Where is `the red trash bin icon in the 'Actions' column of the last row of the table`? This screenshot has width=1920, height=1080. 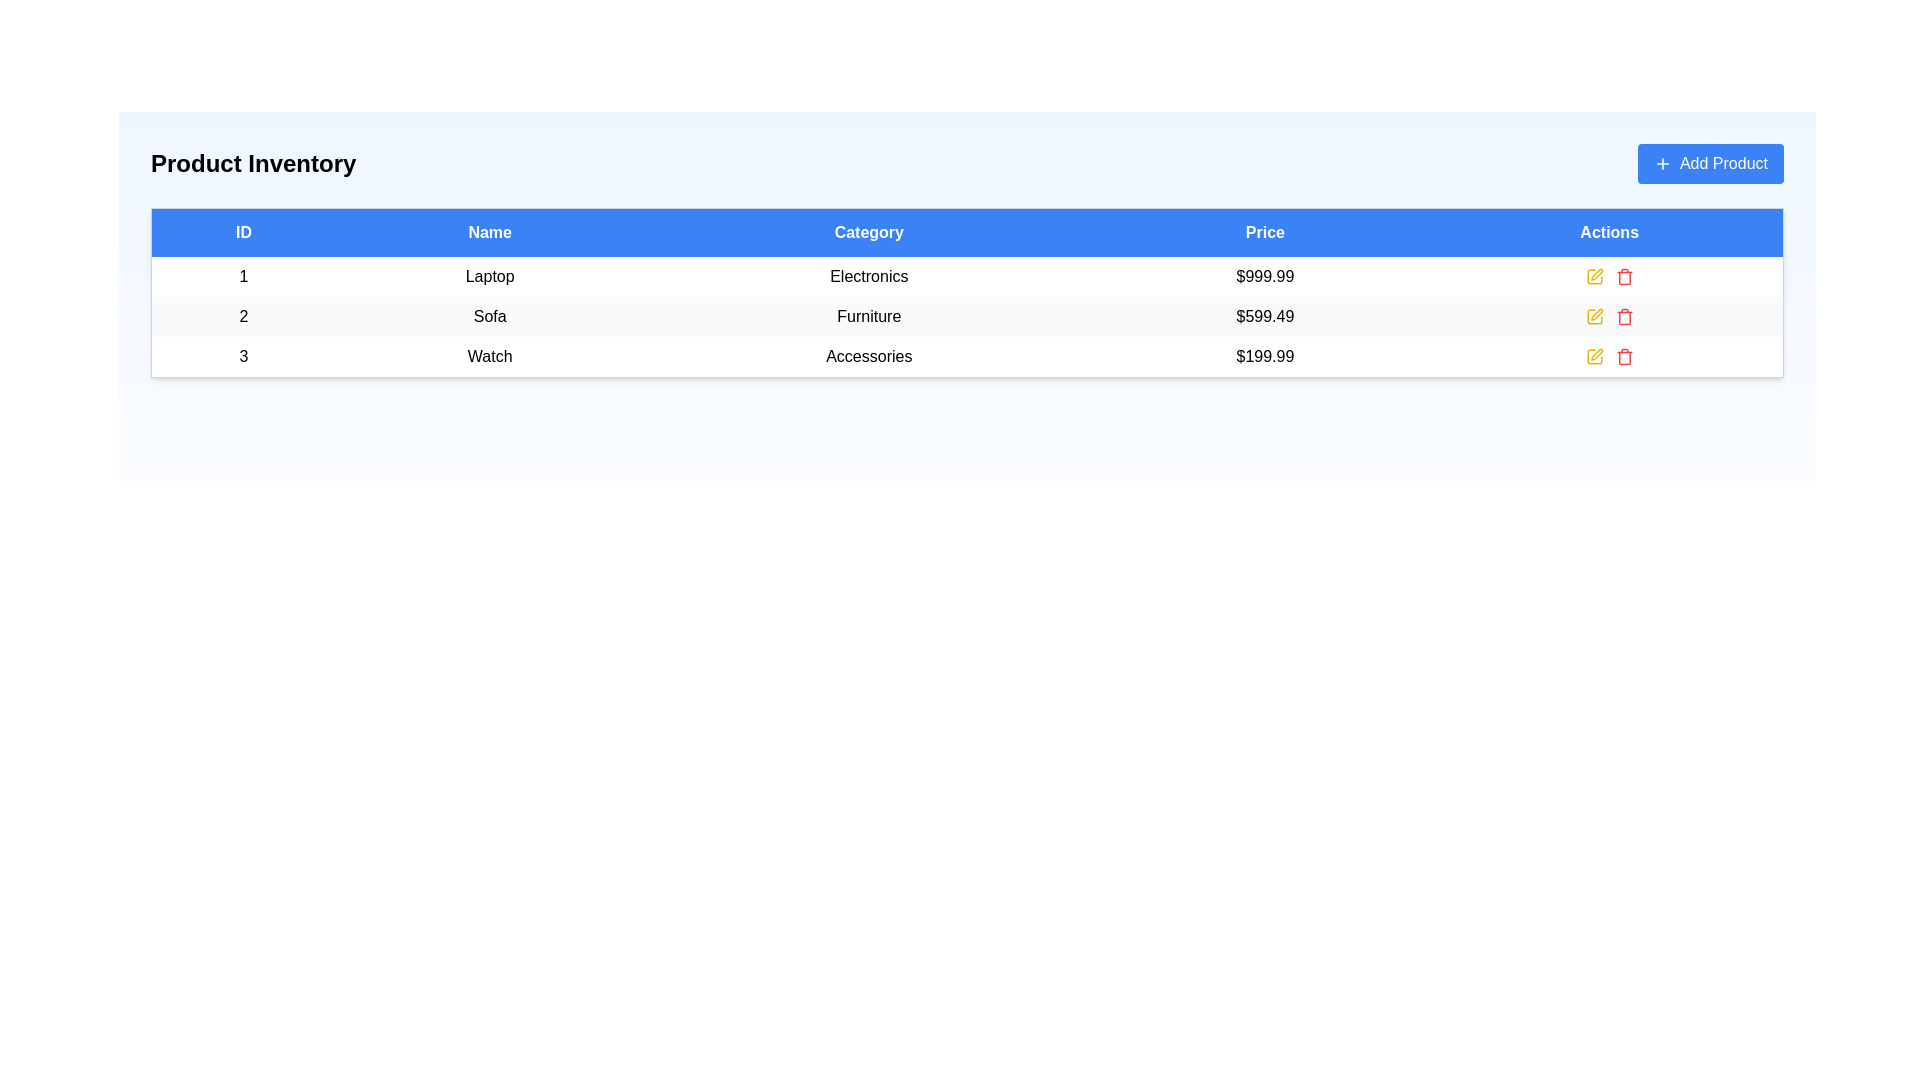 the red trash bin icon in the 'Actions' column of the last row of the table is located at coordinates (1624, 356).